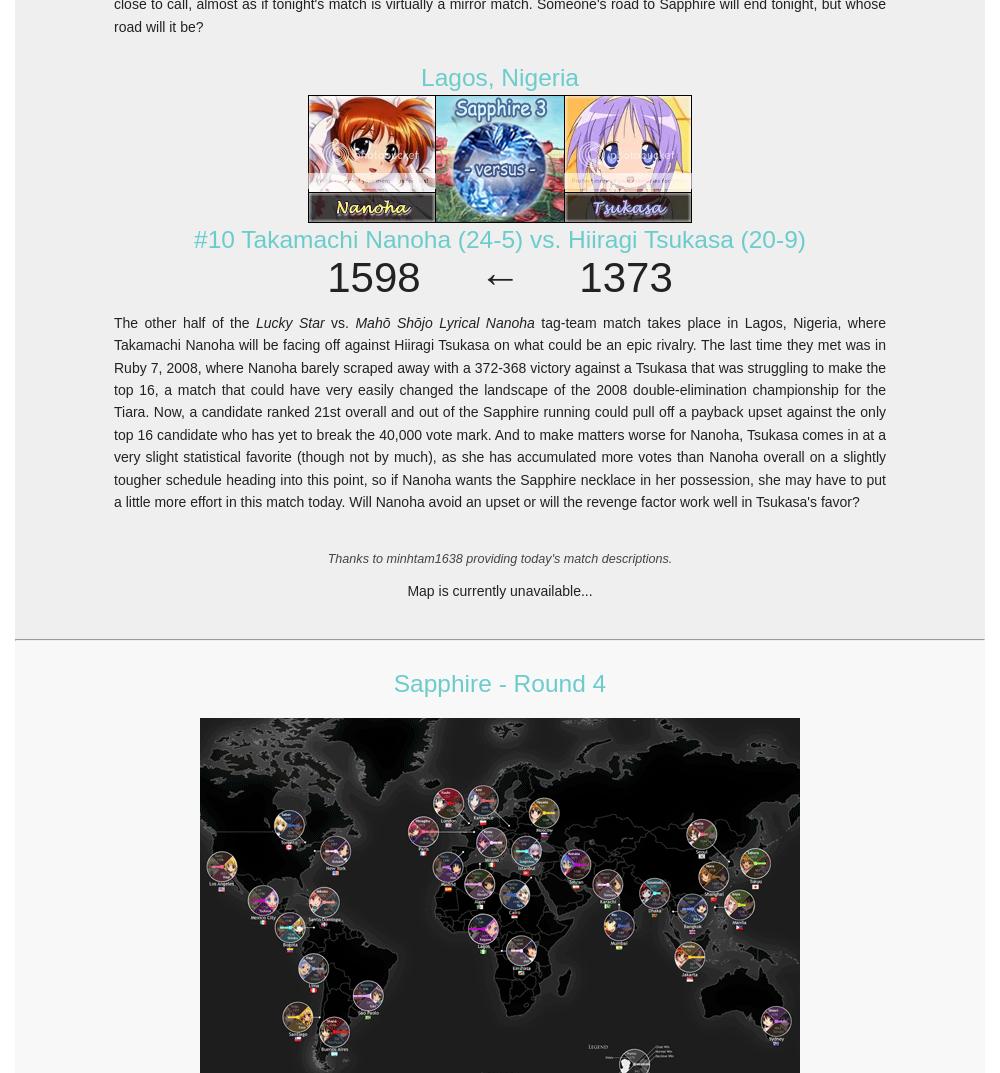 The image size is (1000, 1073). I want to click on 'Sapphire - Round 4', so click(498, 682).